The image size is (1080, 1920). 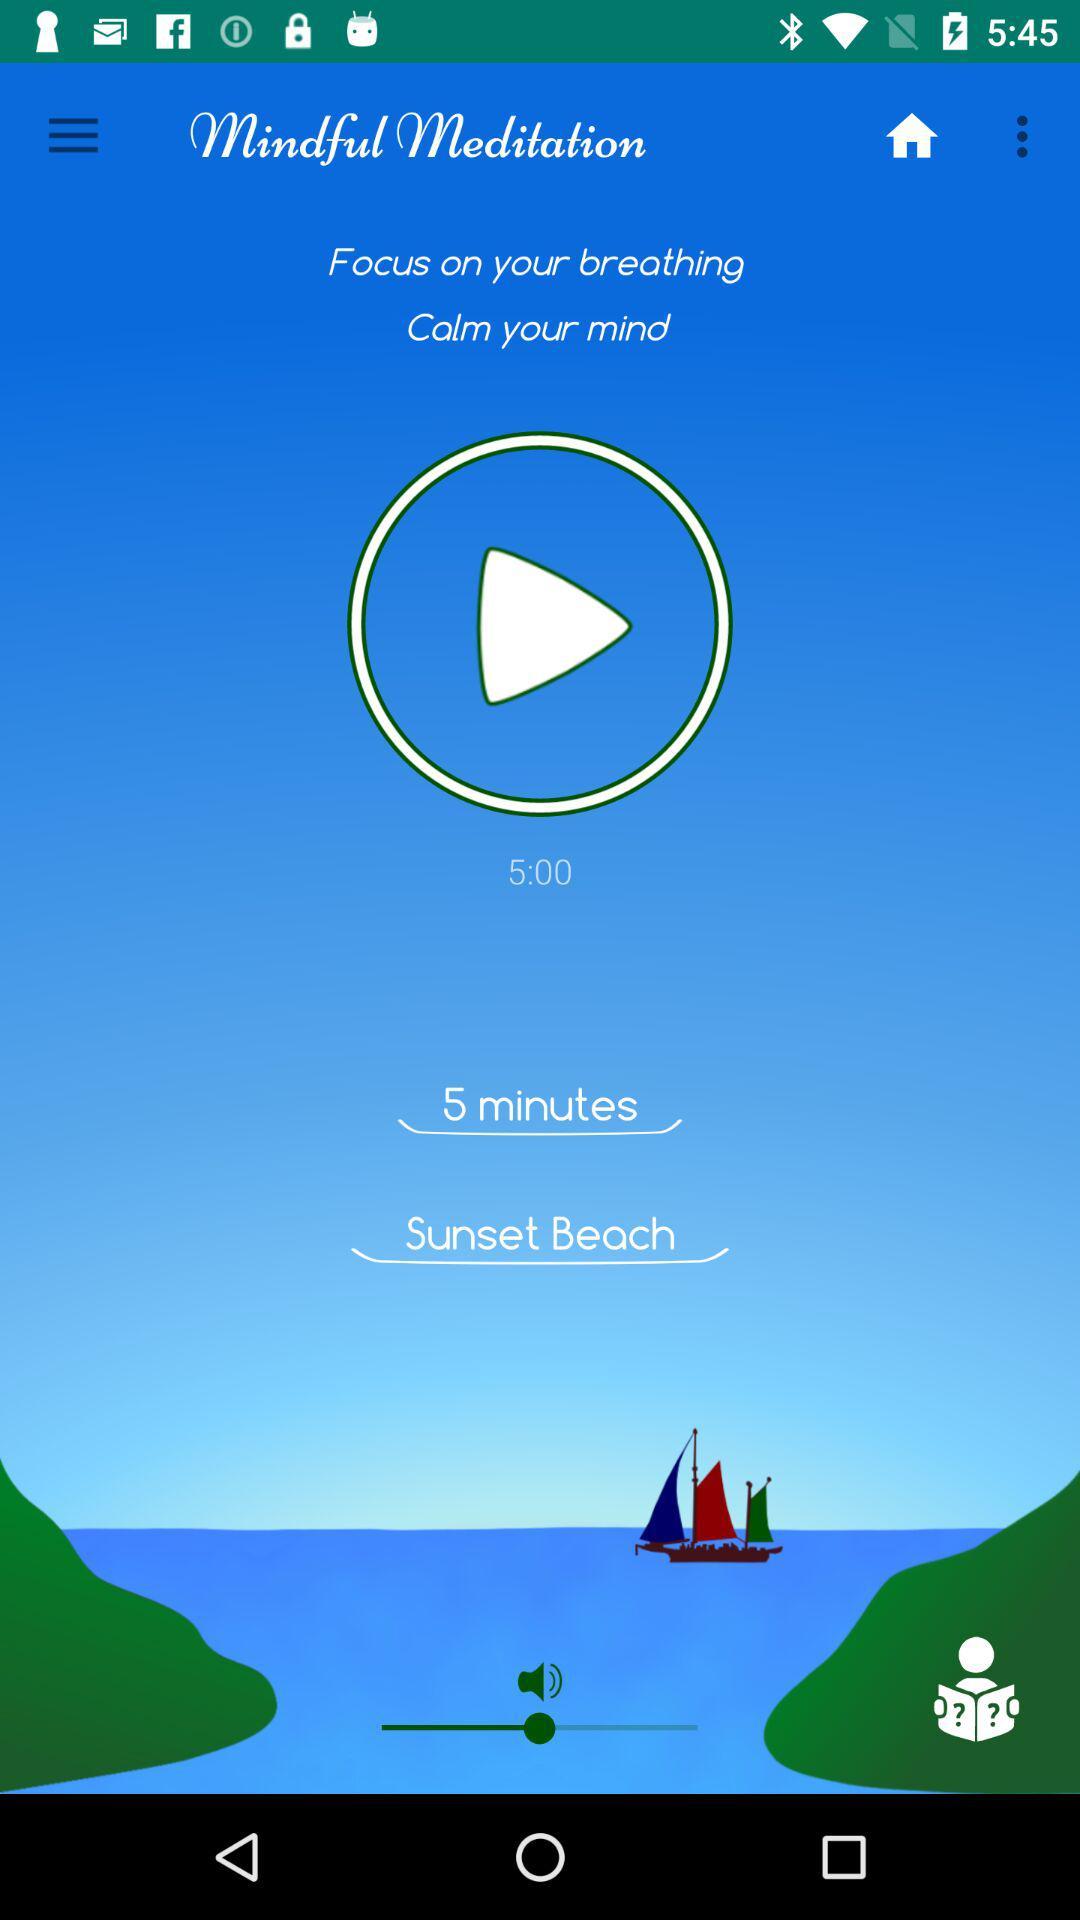 What do you see at coordinates (540, 1232) in the screenshot?
I see `the   sunset beach   icon` at bounding box center [540, 1232].